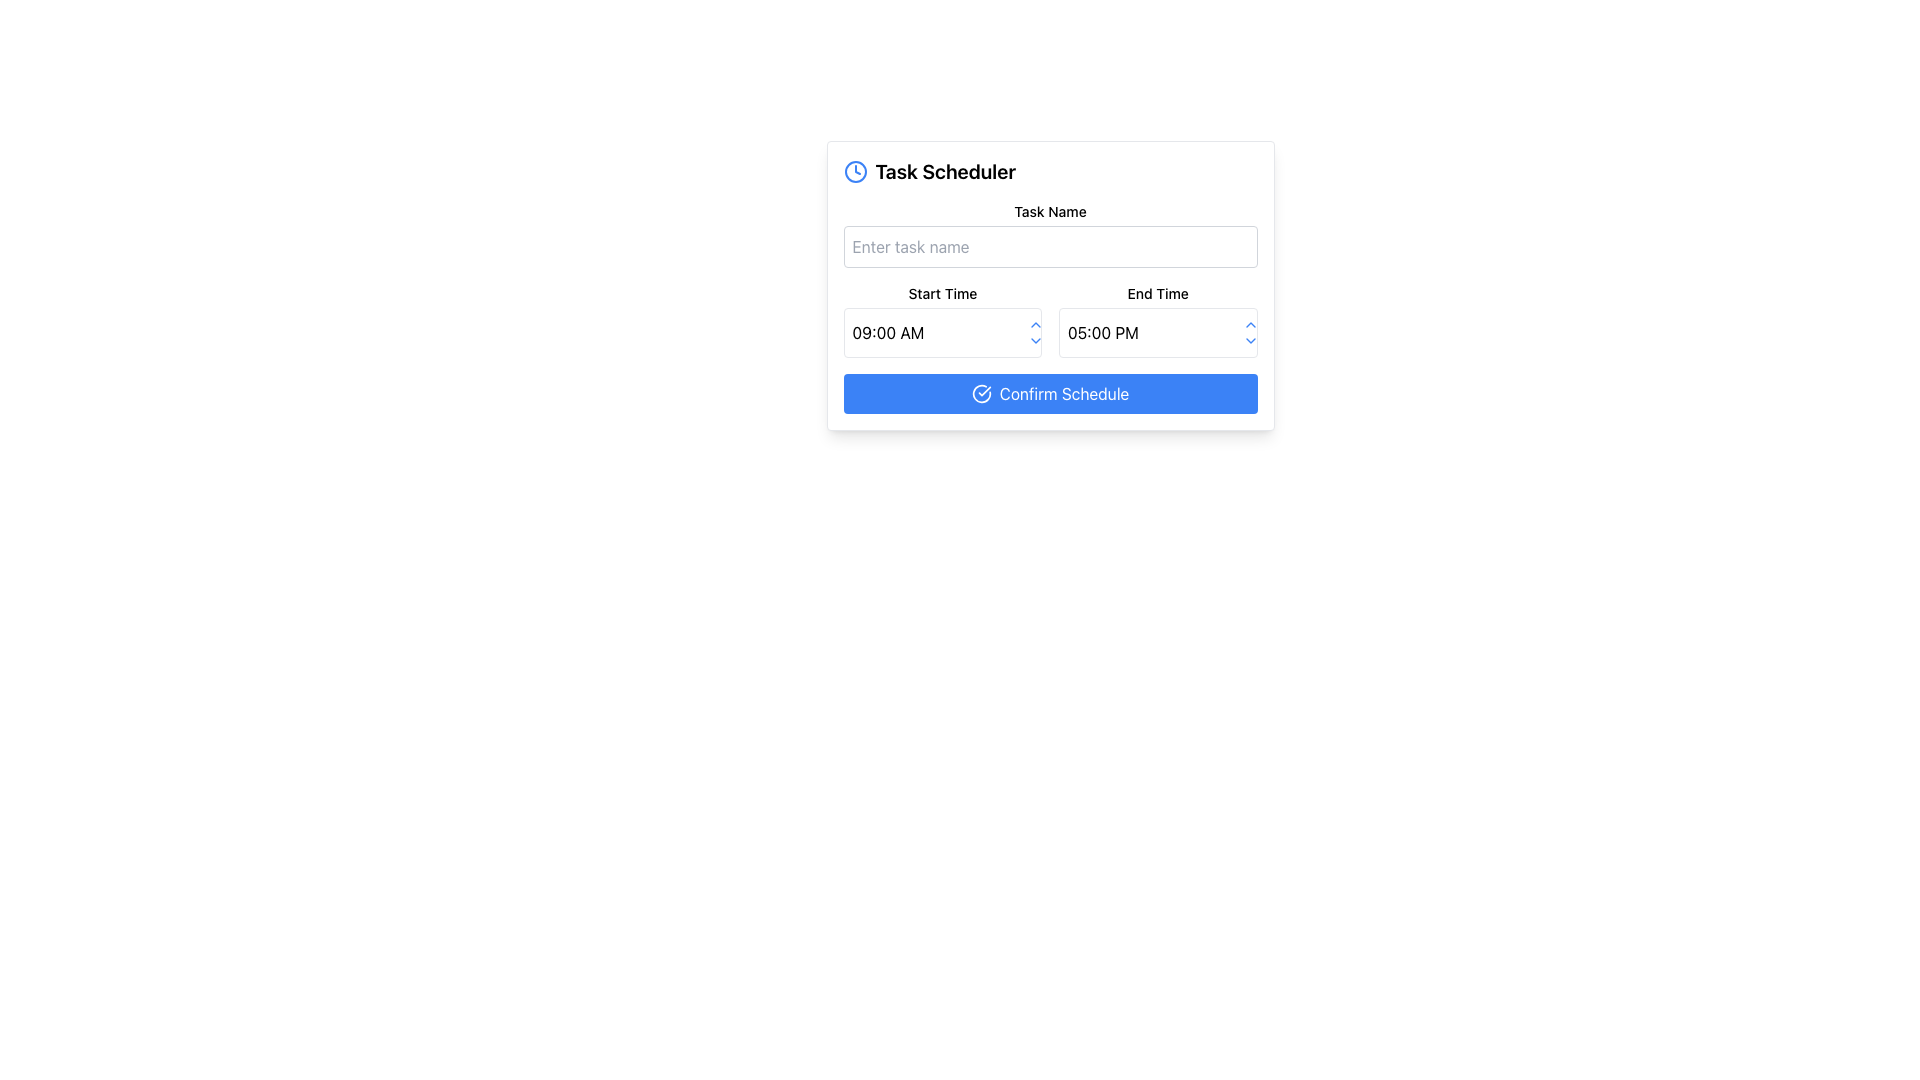  I want to click on the downward-facing blue chevron icon adjacent to the 'End Time' input field, so click(1249, 339).